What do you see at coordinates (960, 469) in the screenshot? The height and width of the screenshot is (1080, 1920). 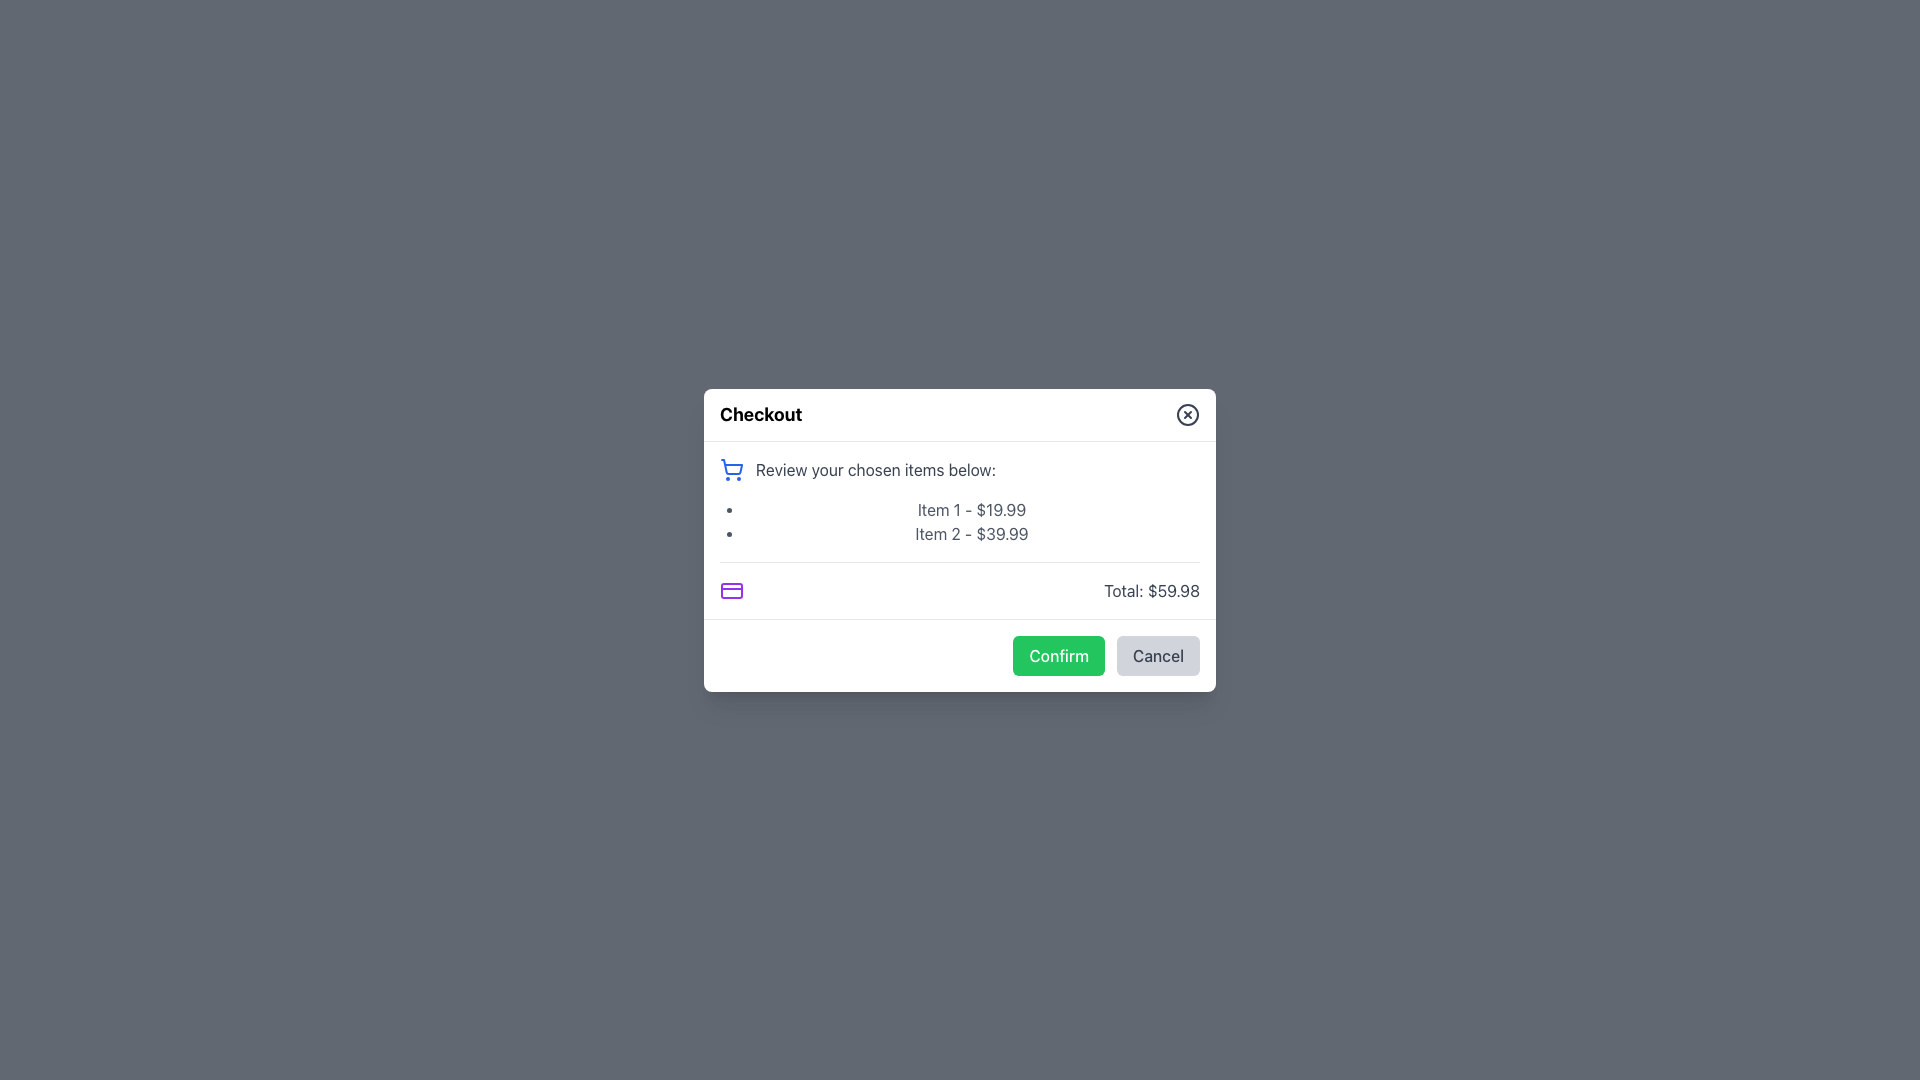 I see `the descriptive label at the top of the popup indicating the section for review of chosen items` at bounding box center [960, 469].